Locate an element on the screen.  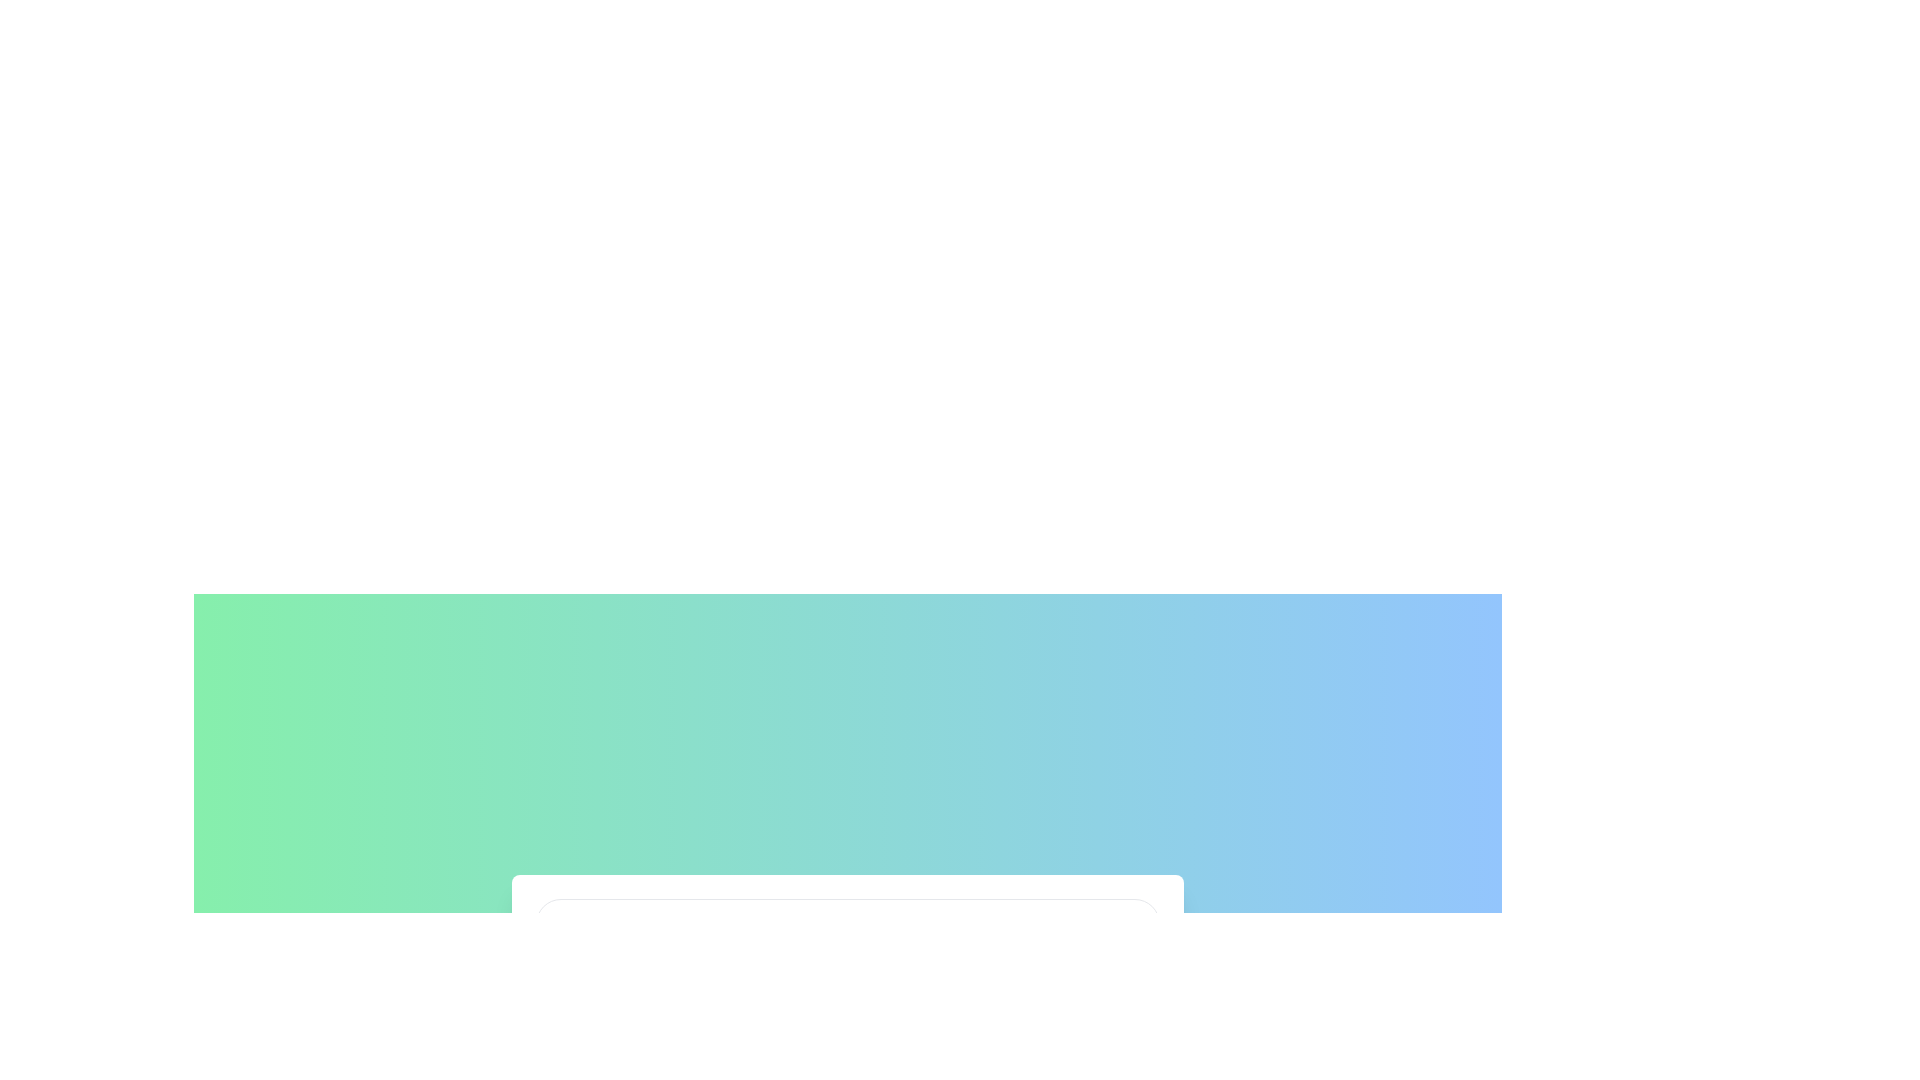
the SVG Circle element that represents the central part of the search icon for visual feedback is located at coordinates (561, 922).